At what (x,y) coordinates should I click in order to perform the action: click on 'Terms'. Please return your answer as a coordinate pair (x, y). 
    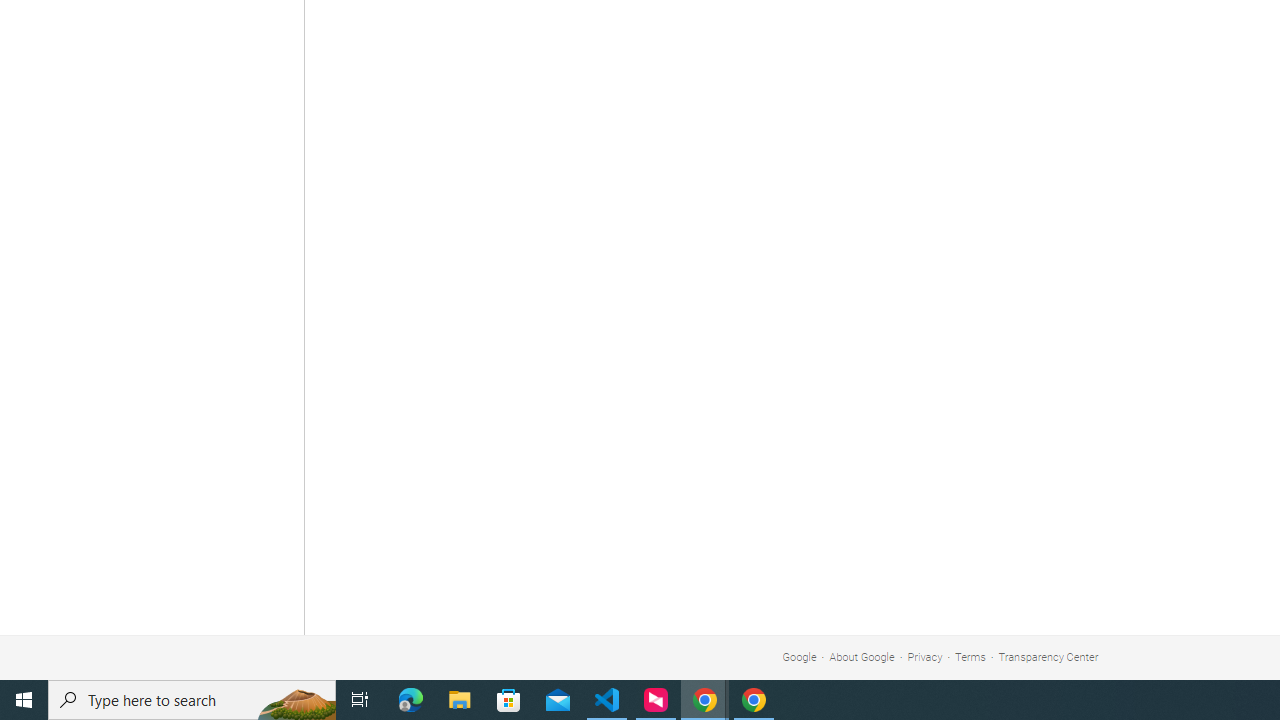
    Looking at the image, I should click on (970, 657).